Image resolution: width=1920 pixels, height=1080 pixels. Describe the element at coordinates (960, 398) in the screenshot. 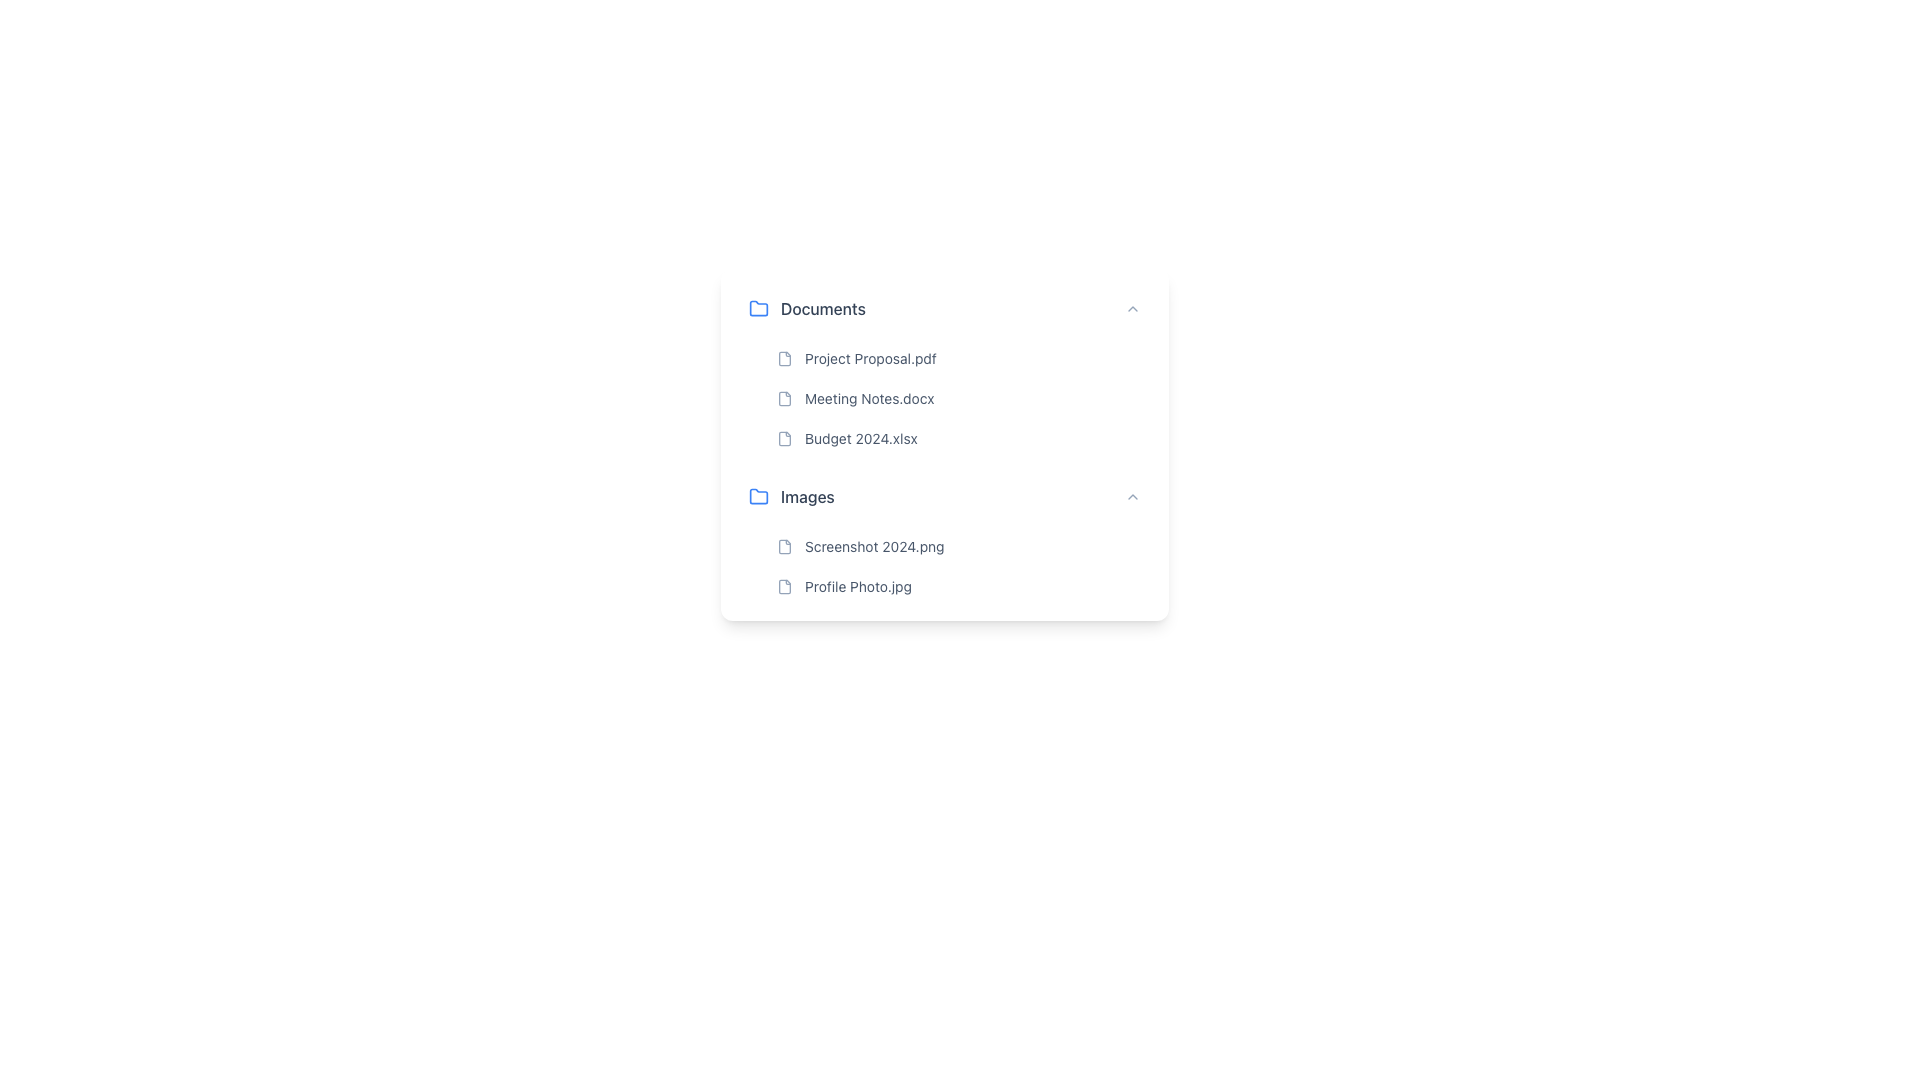

I see `the list item labeled 'Meeting Notes.docx'` at that location.